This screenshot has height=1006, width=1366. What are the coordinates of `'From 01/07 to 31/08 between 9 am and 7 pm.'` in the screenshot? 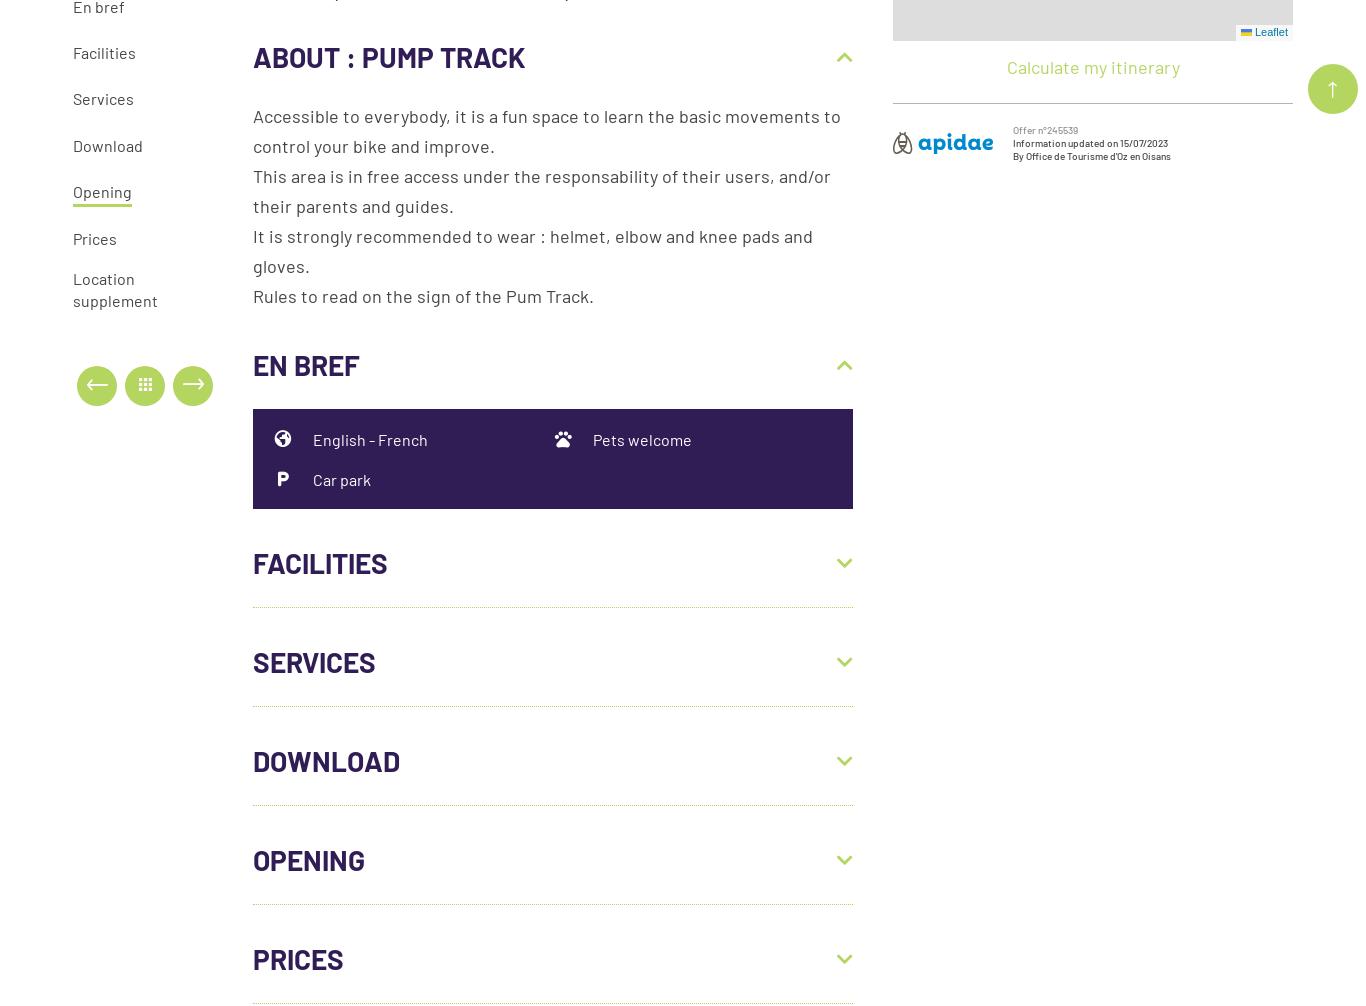 It's located at (426, 917).